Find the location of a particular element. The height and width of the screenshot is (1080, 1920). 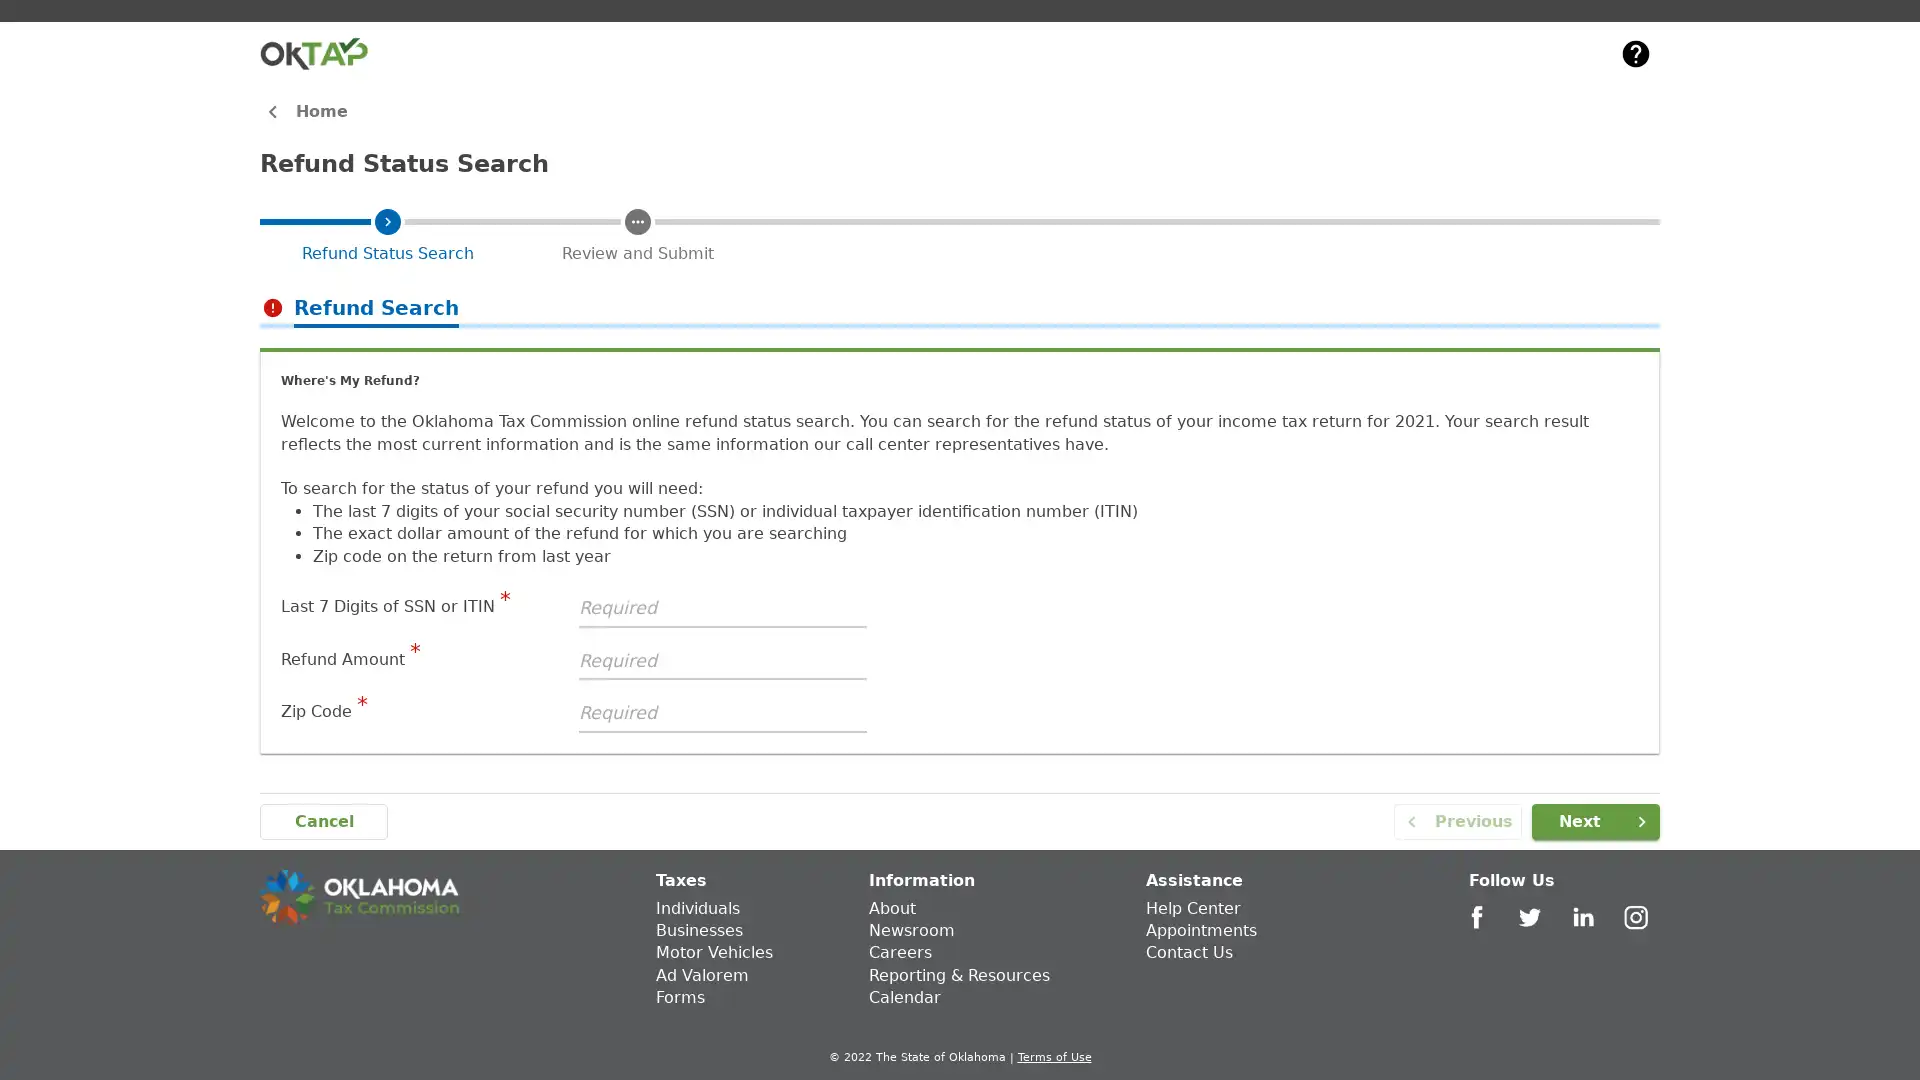

Next is located at coordinates (1595, 821).